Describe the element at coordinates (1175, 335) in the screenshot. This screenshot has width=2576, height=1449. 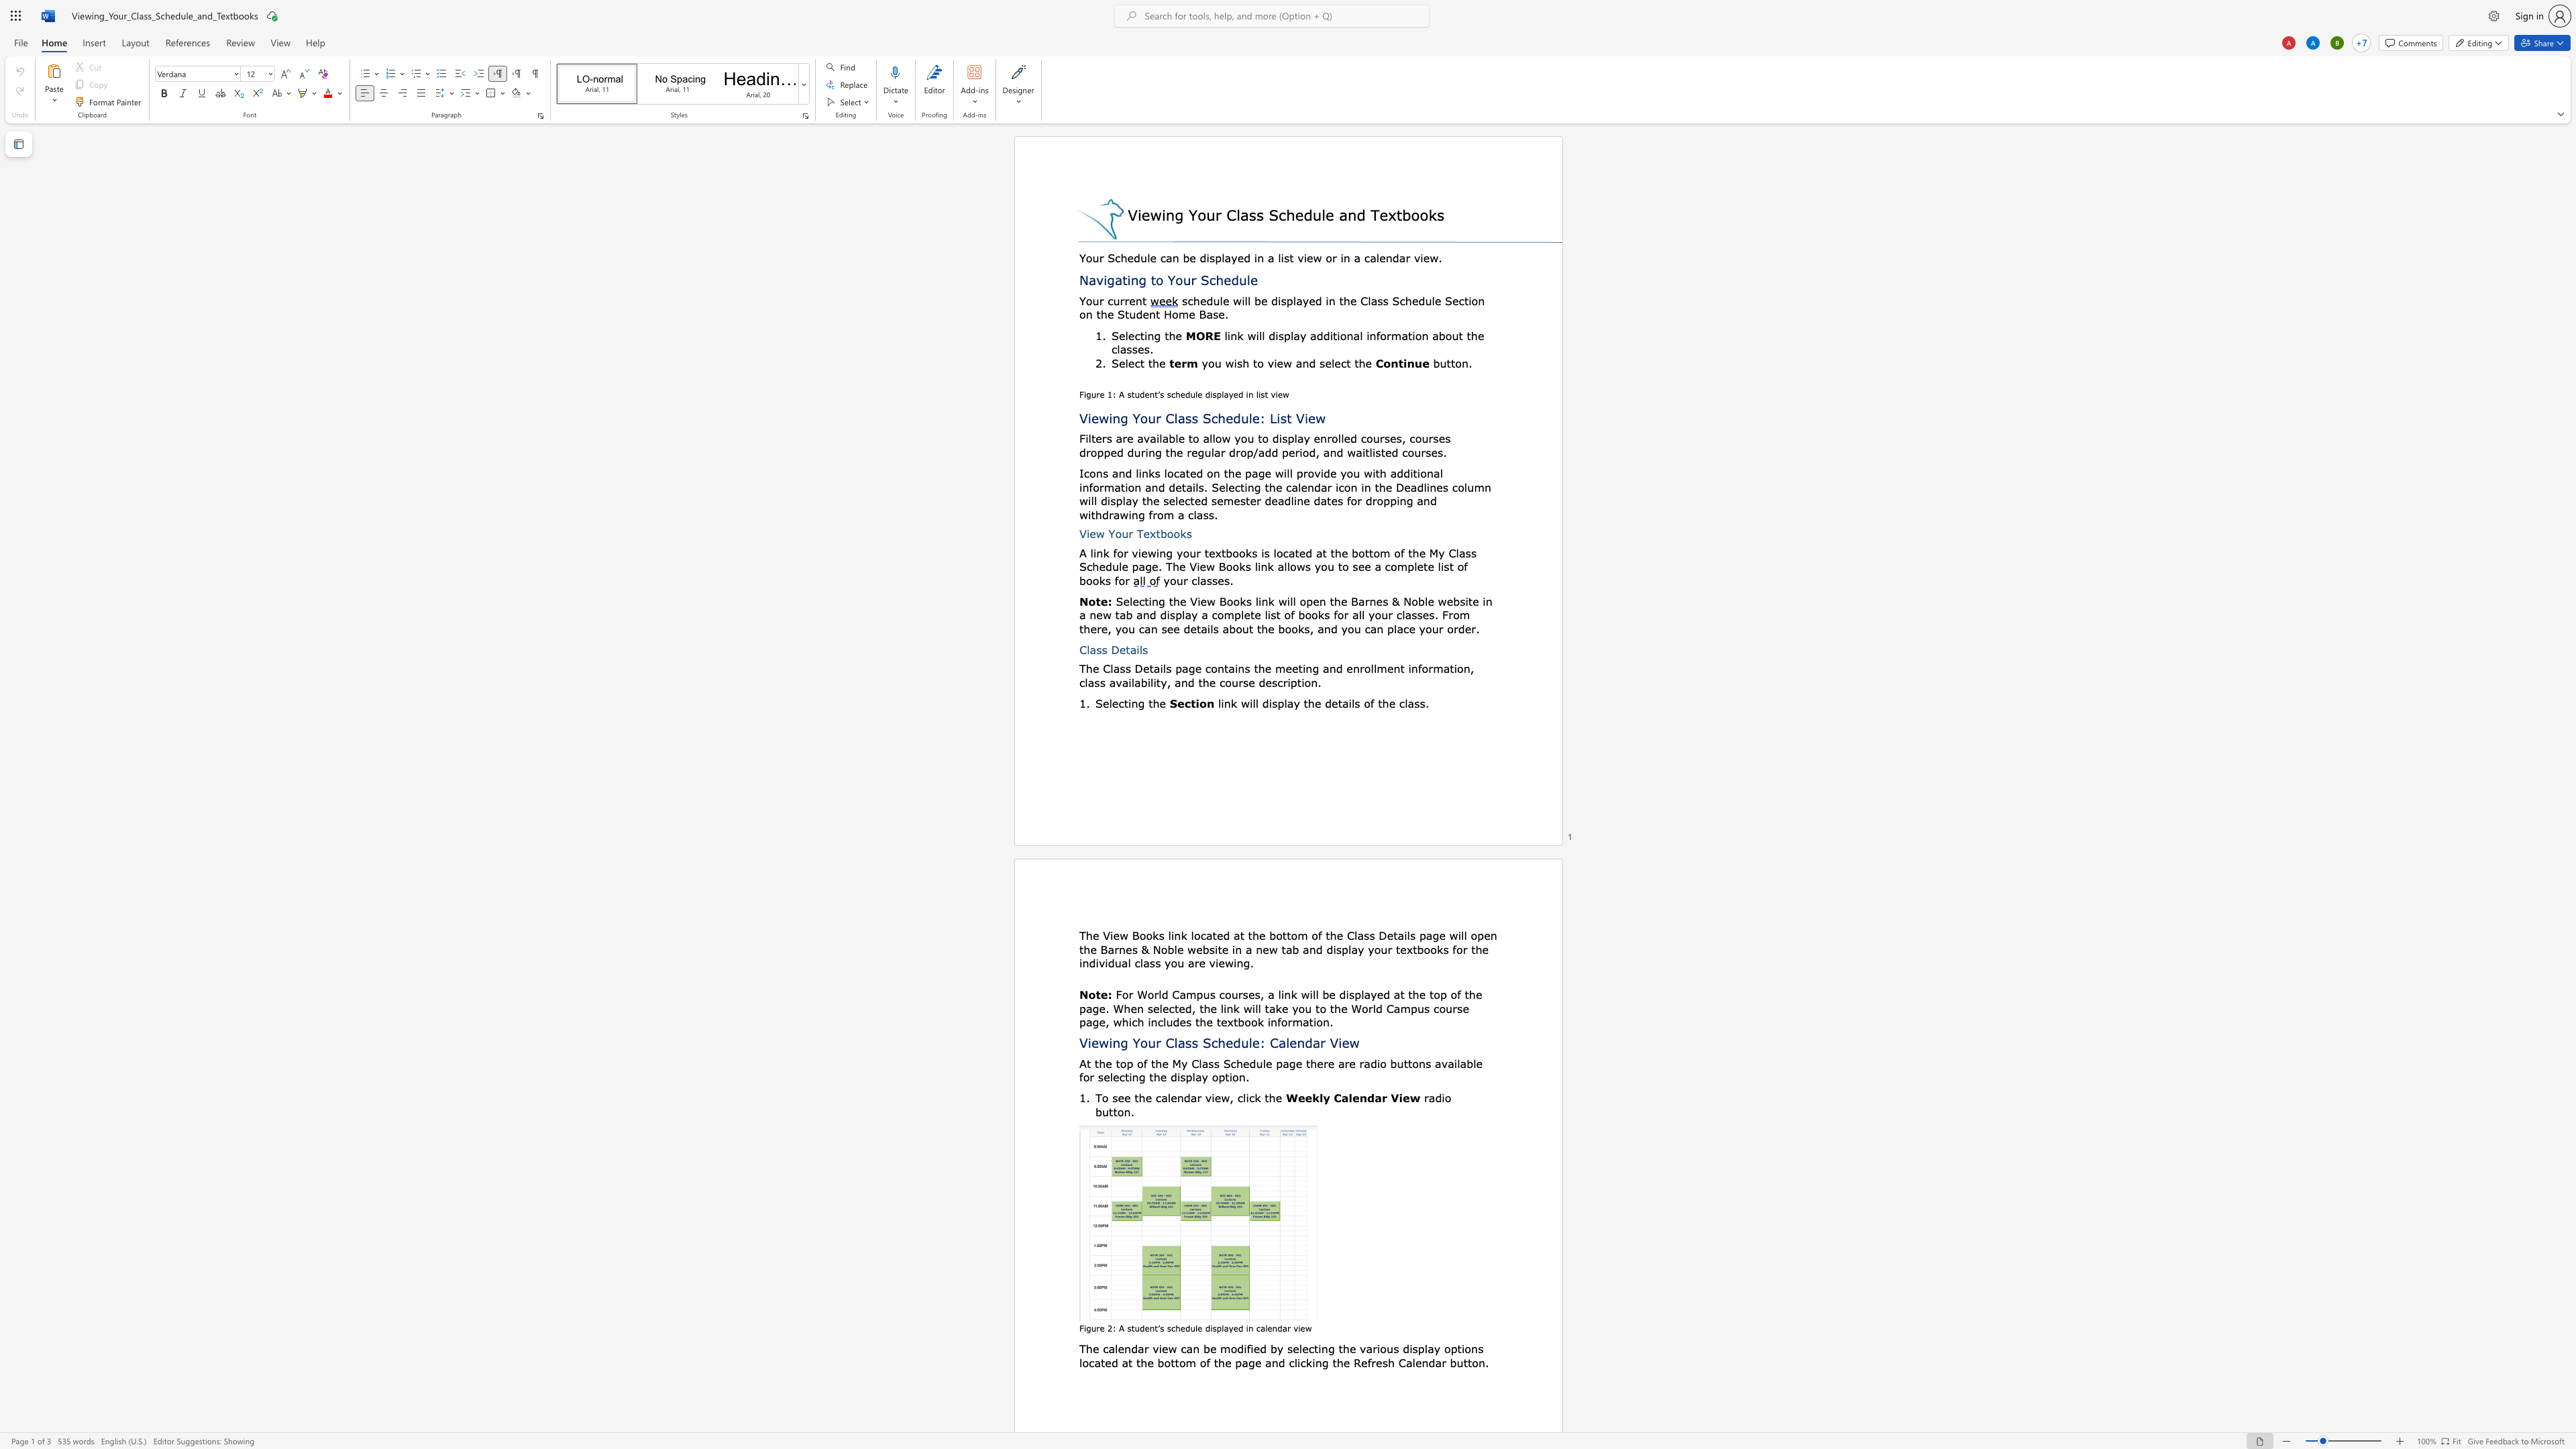
I see `the space between the continuous character "h" and "e" in the text` at that location.